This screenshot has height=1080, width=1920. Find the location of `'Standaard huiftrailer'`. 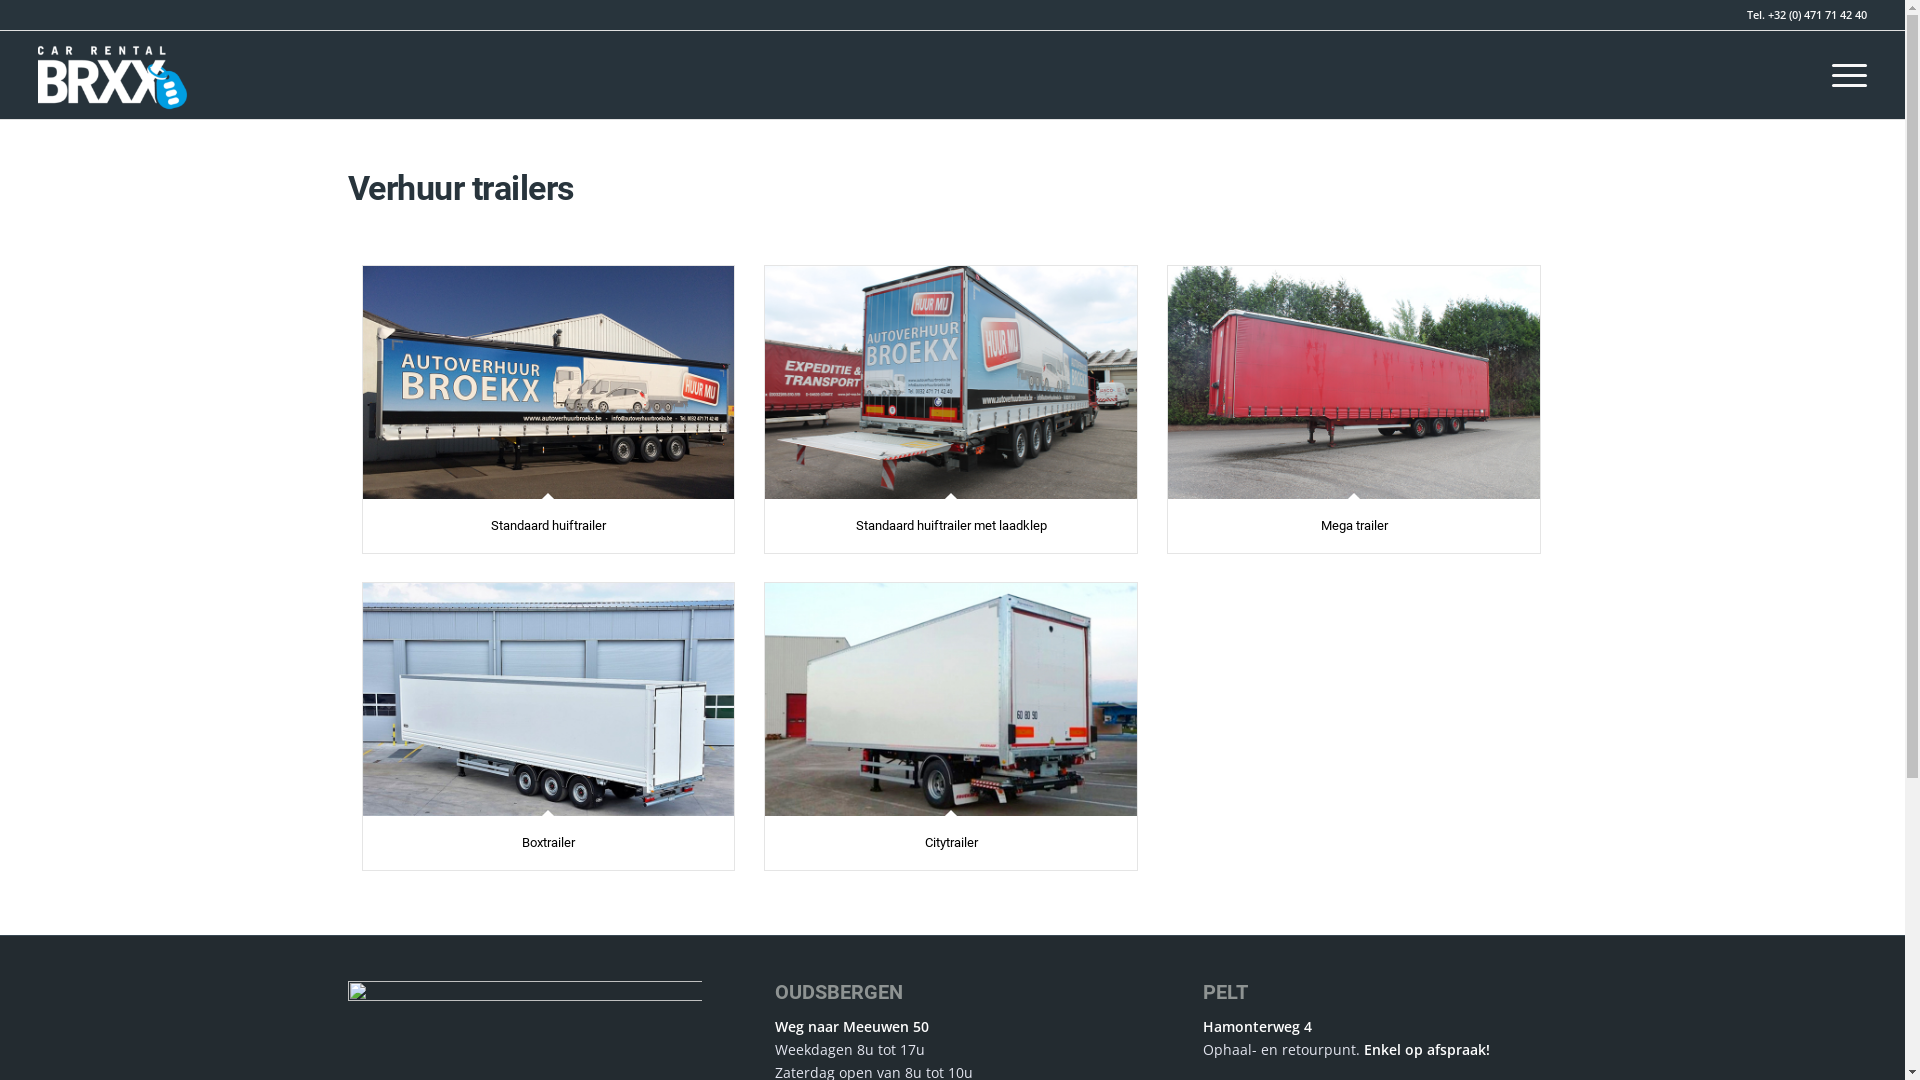

'Standaard huiftrailer' is located at coordinates (548, 524).